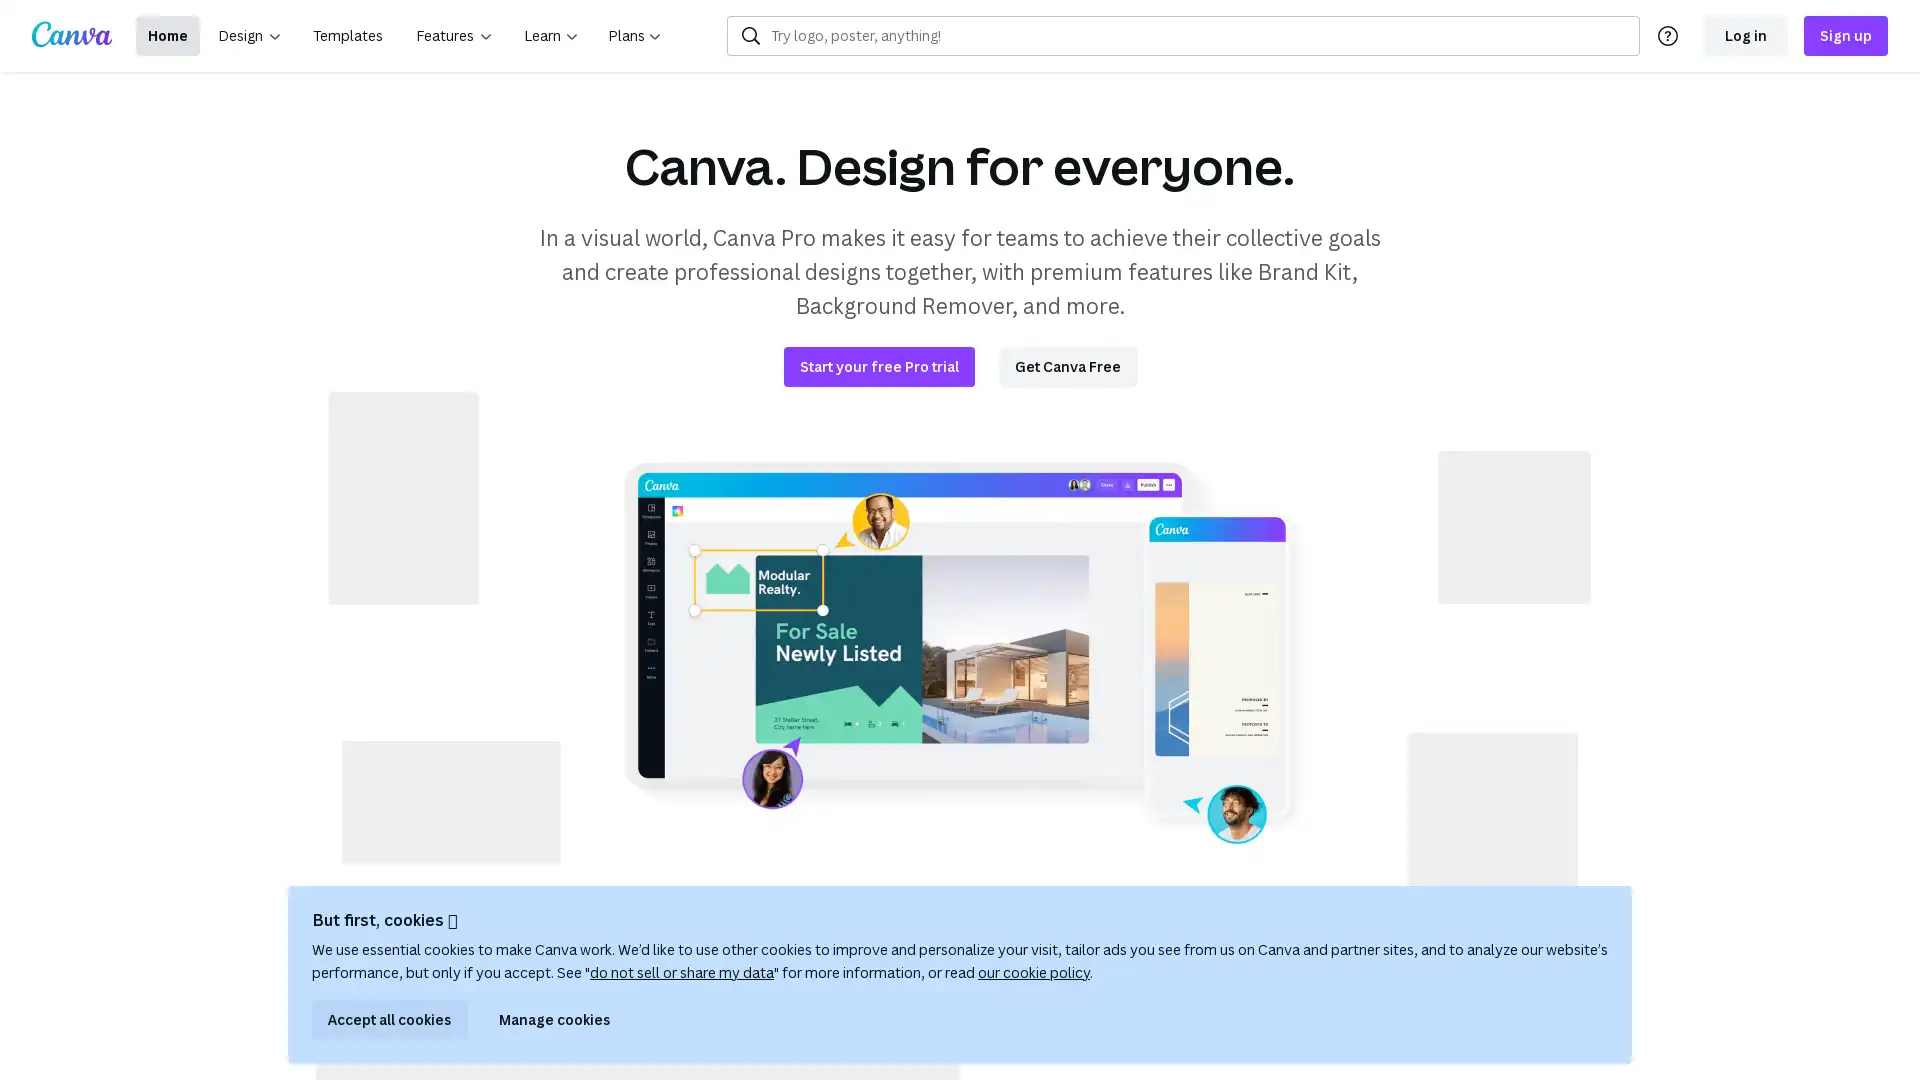 The image size is (1920, 1080). What do you see at coordinates (1845, 35) in the screenshot?
I see `Sign up` at bounding box center [1845, 35].